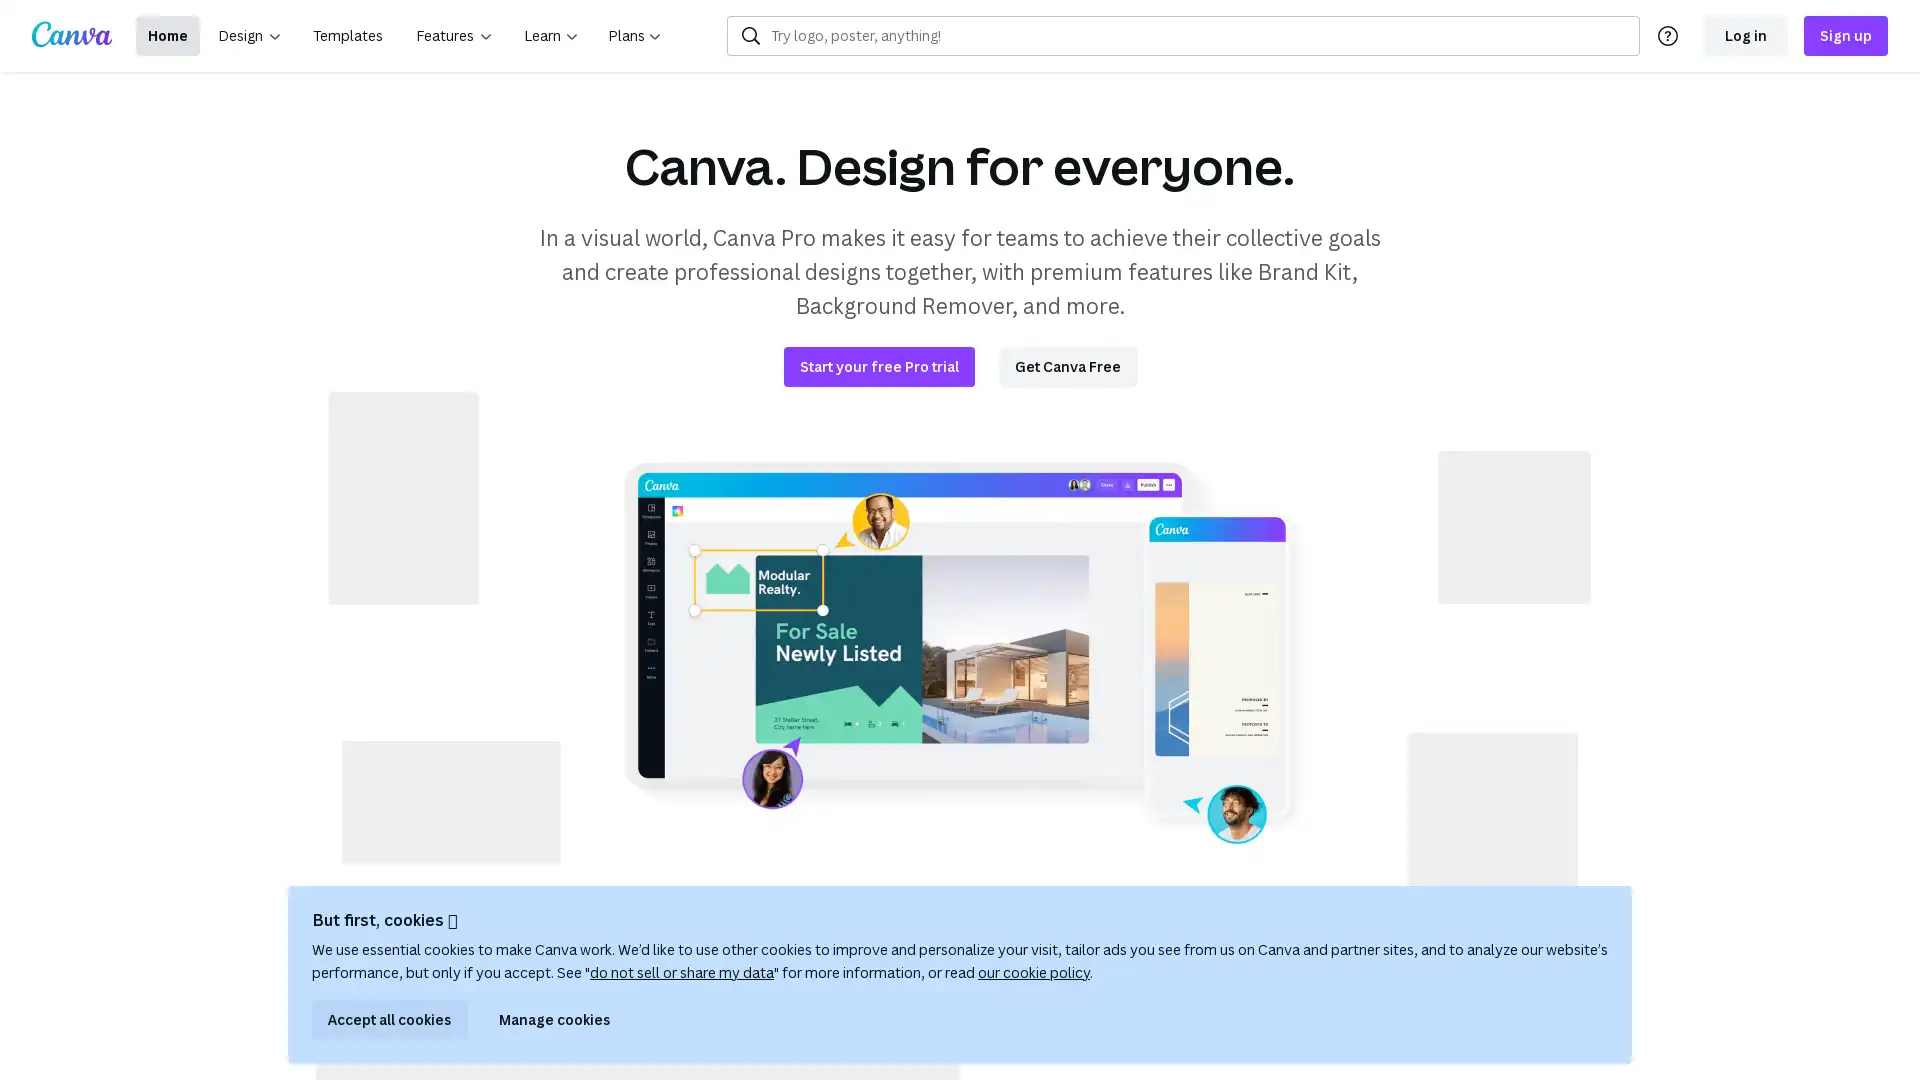 The image size is (1920, 1080). What do you see at coordinates (1845, 35) in the screenshot?
I see `Sign up` at bounding box center [1845, 35].